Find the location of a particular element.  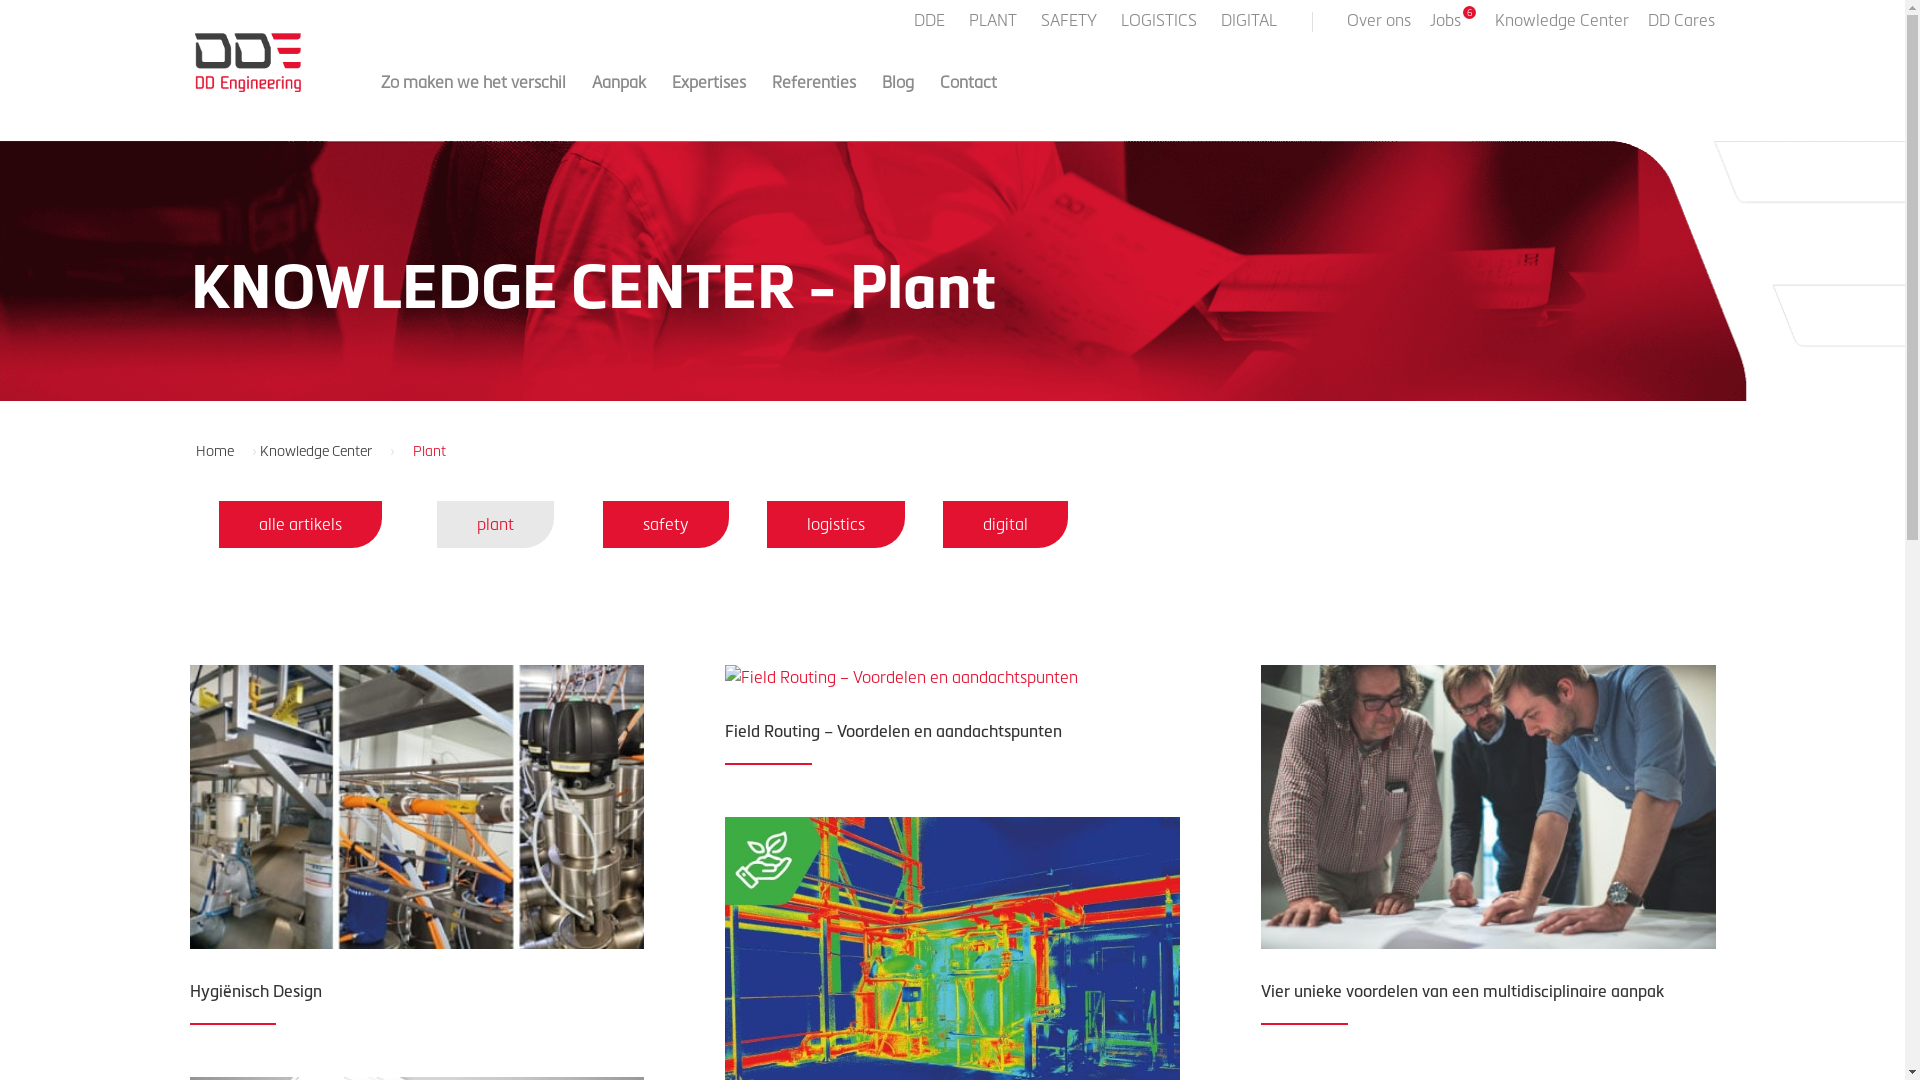

'DIGITAL' is located at coordinates (1249, 26).